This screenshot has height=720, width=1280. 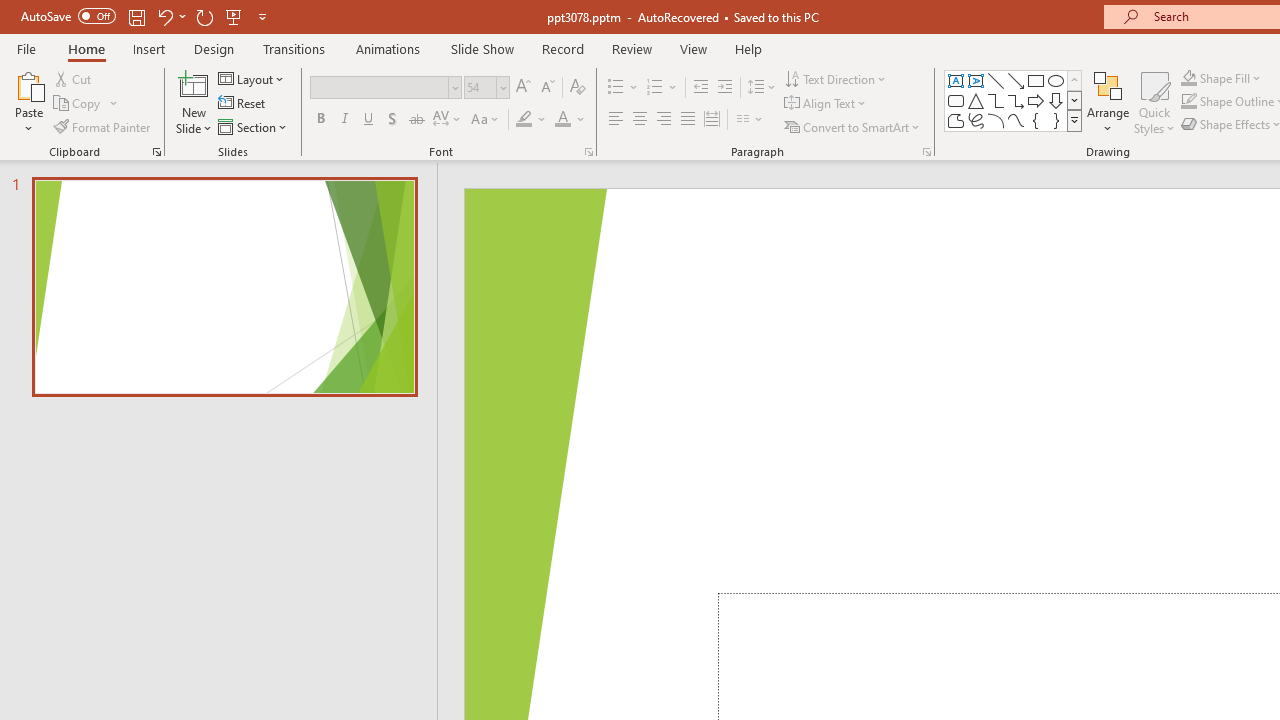 I want to click on 'Paste', so click(x=28, y=84).